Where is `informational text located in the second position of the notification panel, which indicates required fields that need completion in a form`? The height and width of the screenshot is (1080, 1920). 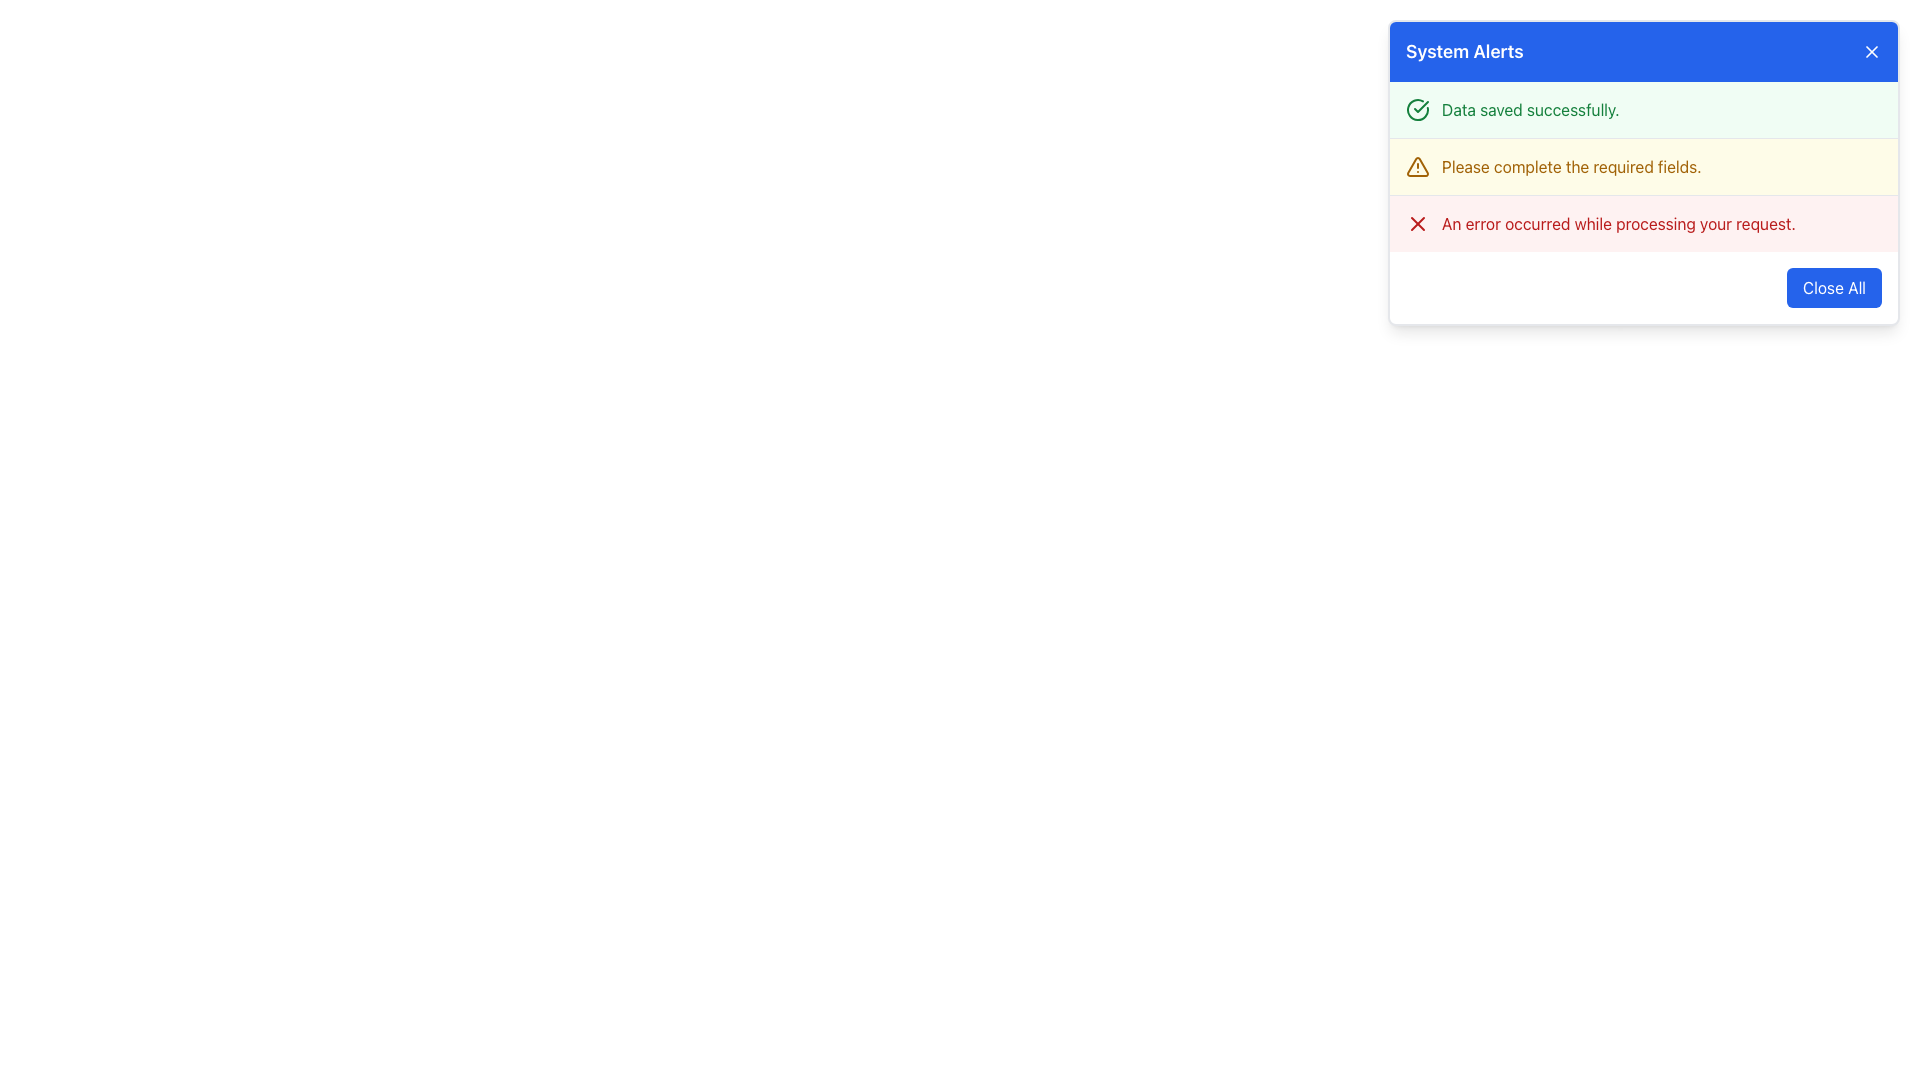 informational text located in the second position of the notification panel, which indicates required fields that need completion in a form is located at coordinates (1570, 165).